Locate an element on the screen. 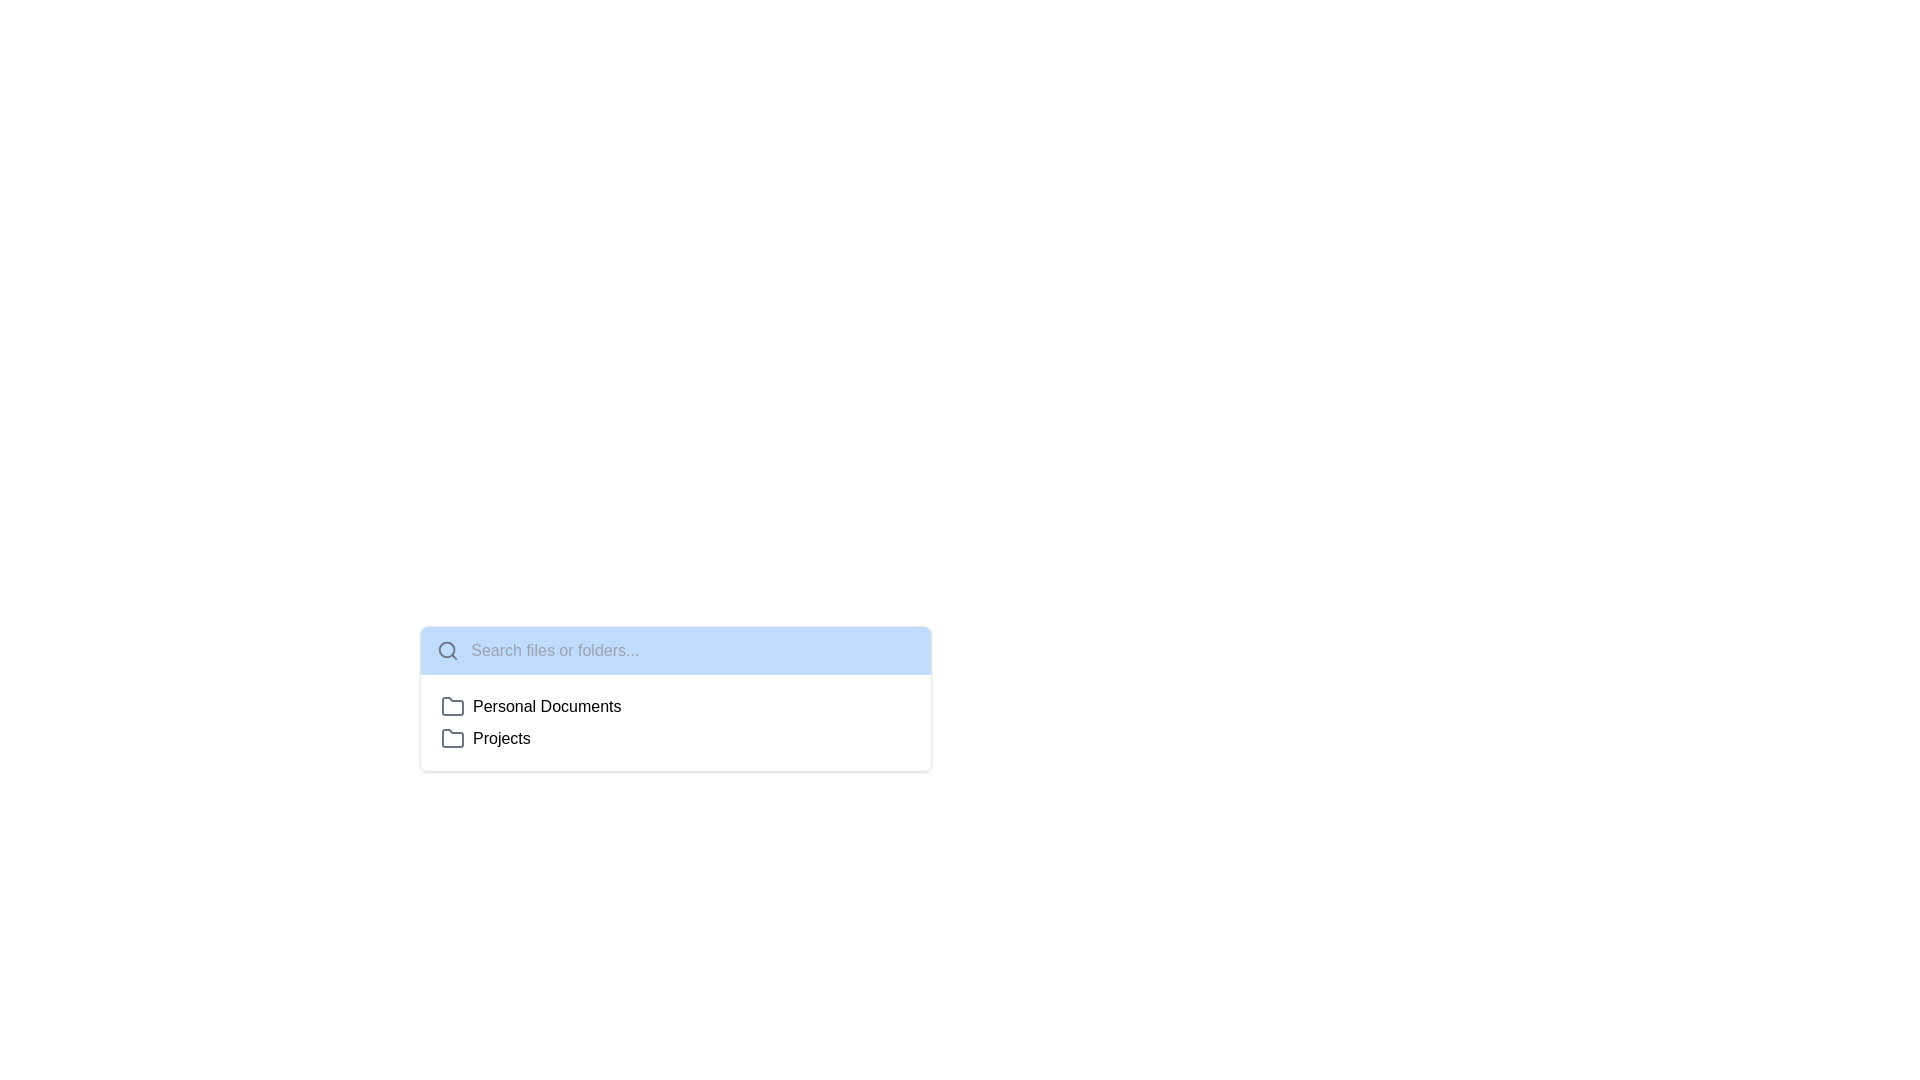  the text label 'Personal Documents' which denotes a directory in the file navigation panel, located beneath the search bar and above the 'Projects' item is located at coordinates (547, 705).